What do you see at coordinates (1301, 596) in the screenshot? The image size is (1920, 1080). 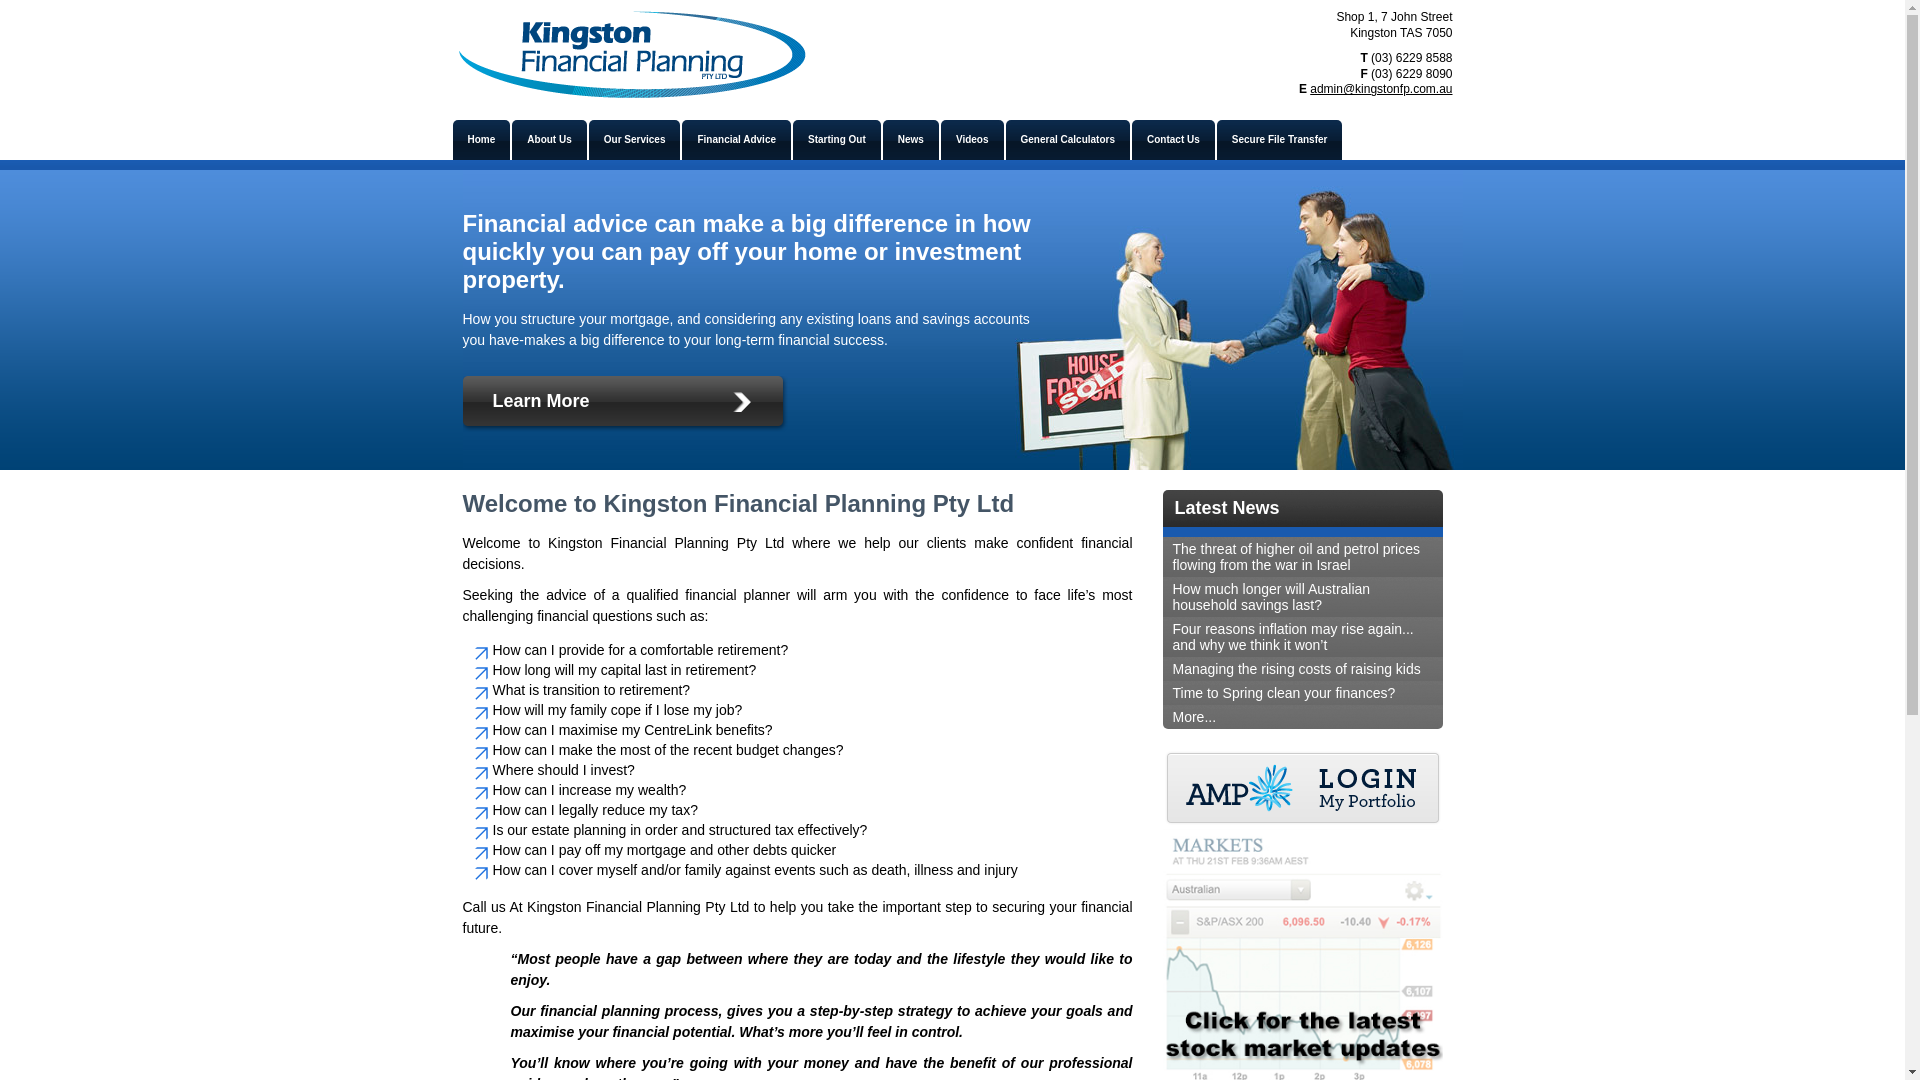 I see `'How much longer will Australian household savings last?'` at bounding box center [1301, 596].